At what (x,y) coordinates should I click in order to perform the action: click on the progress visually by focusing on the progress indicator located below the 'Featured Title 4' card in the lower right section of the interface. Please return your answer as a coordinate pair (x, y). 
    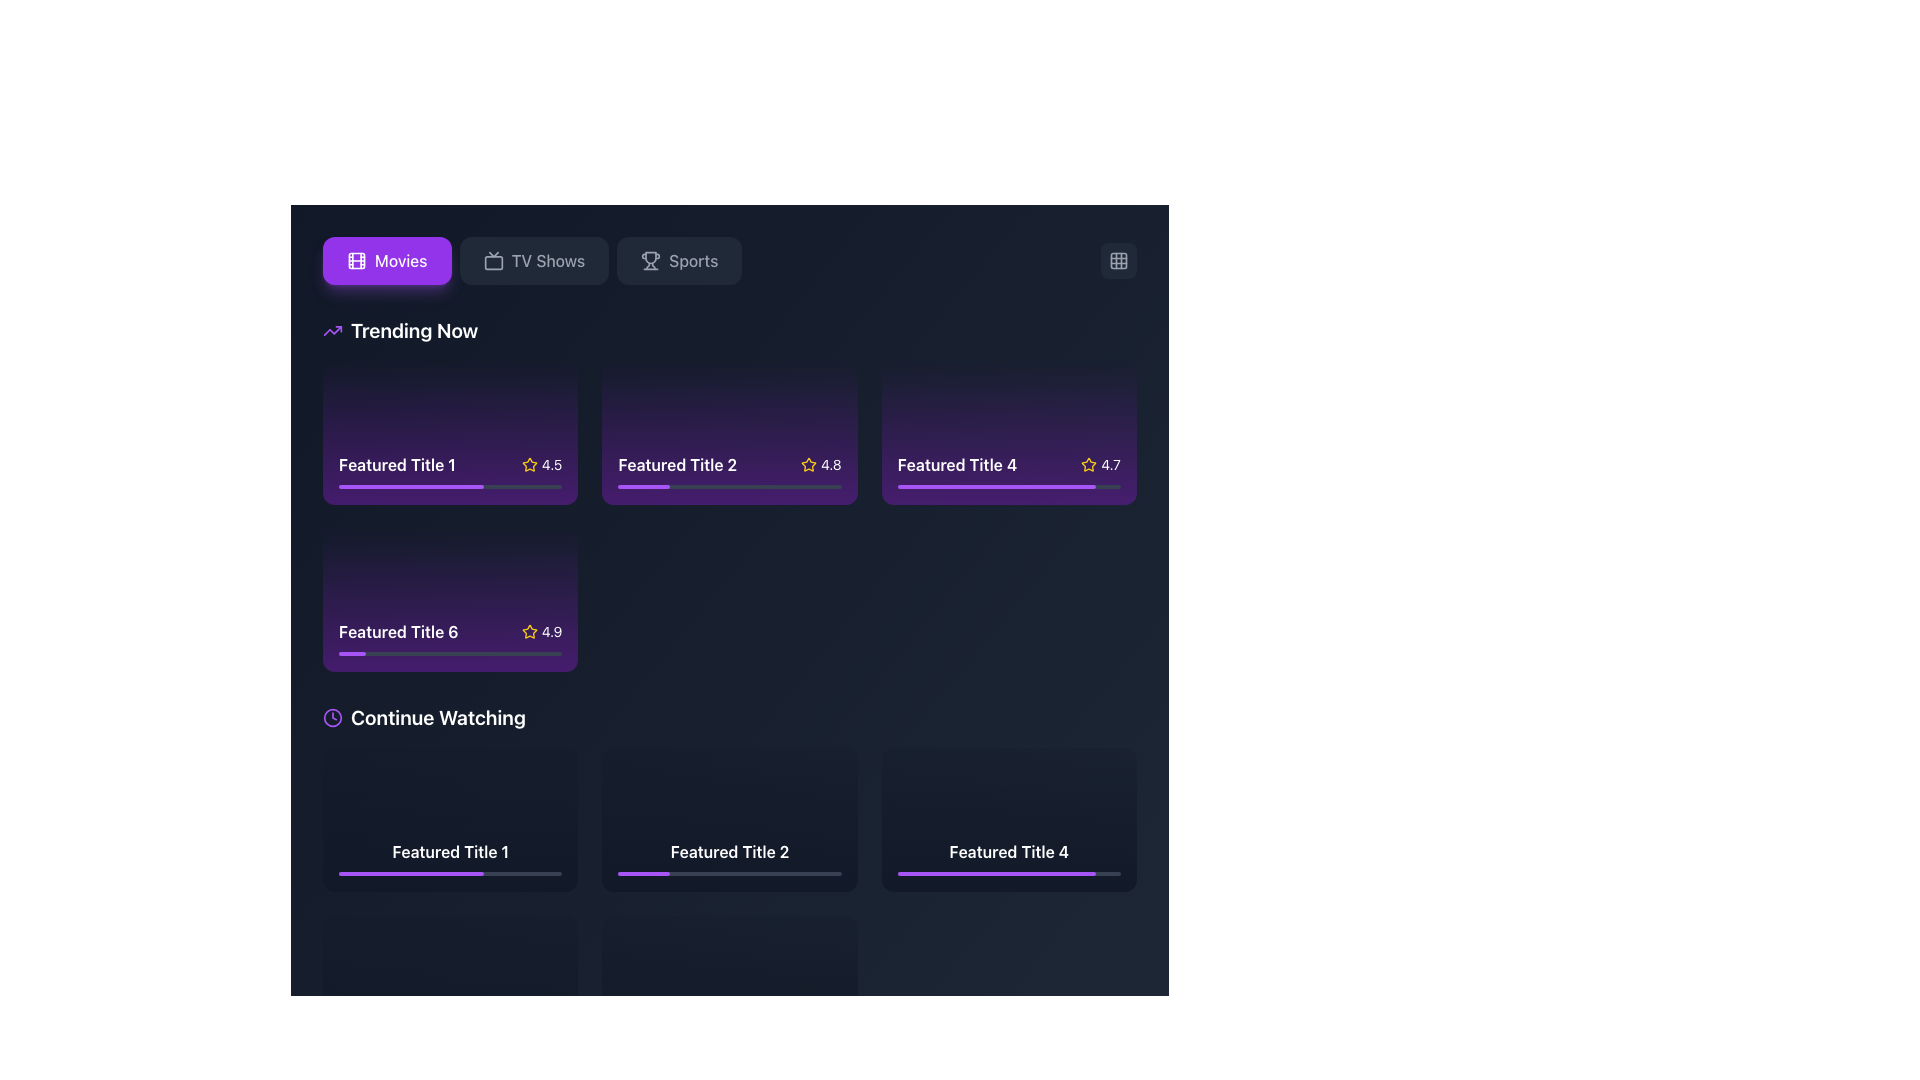
    Looking at the image, I should click on (997, 872).